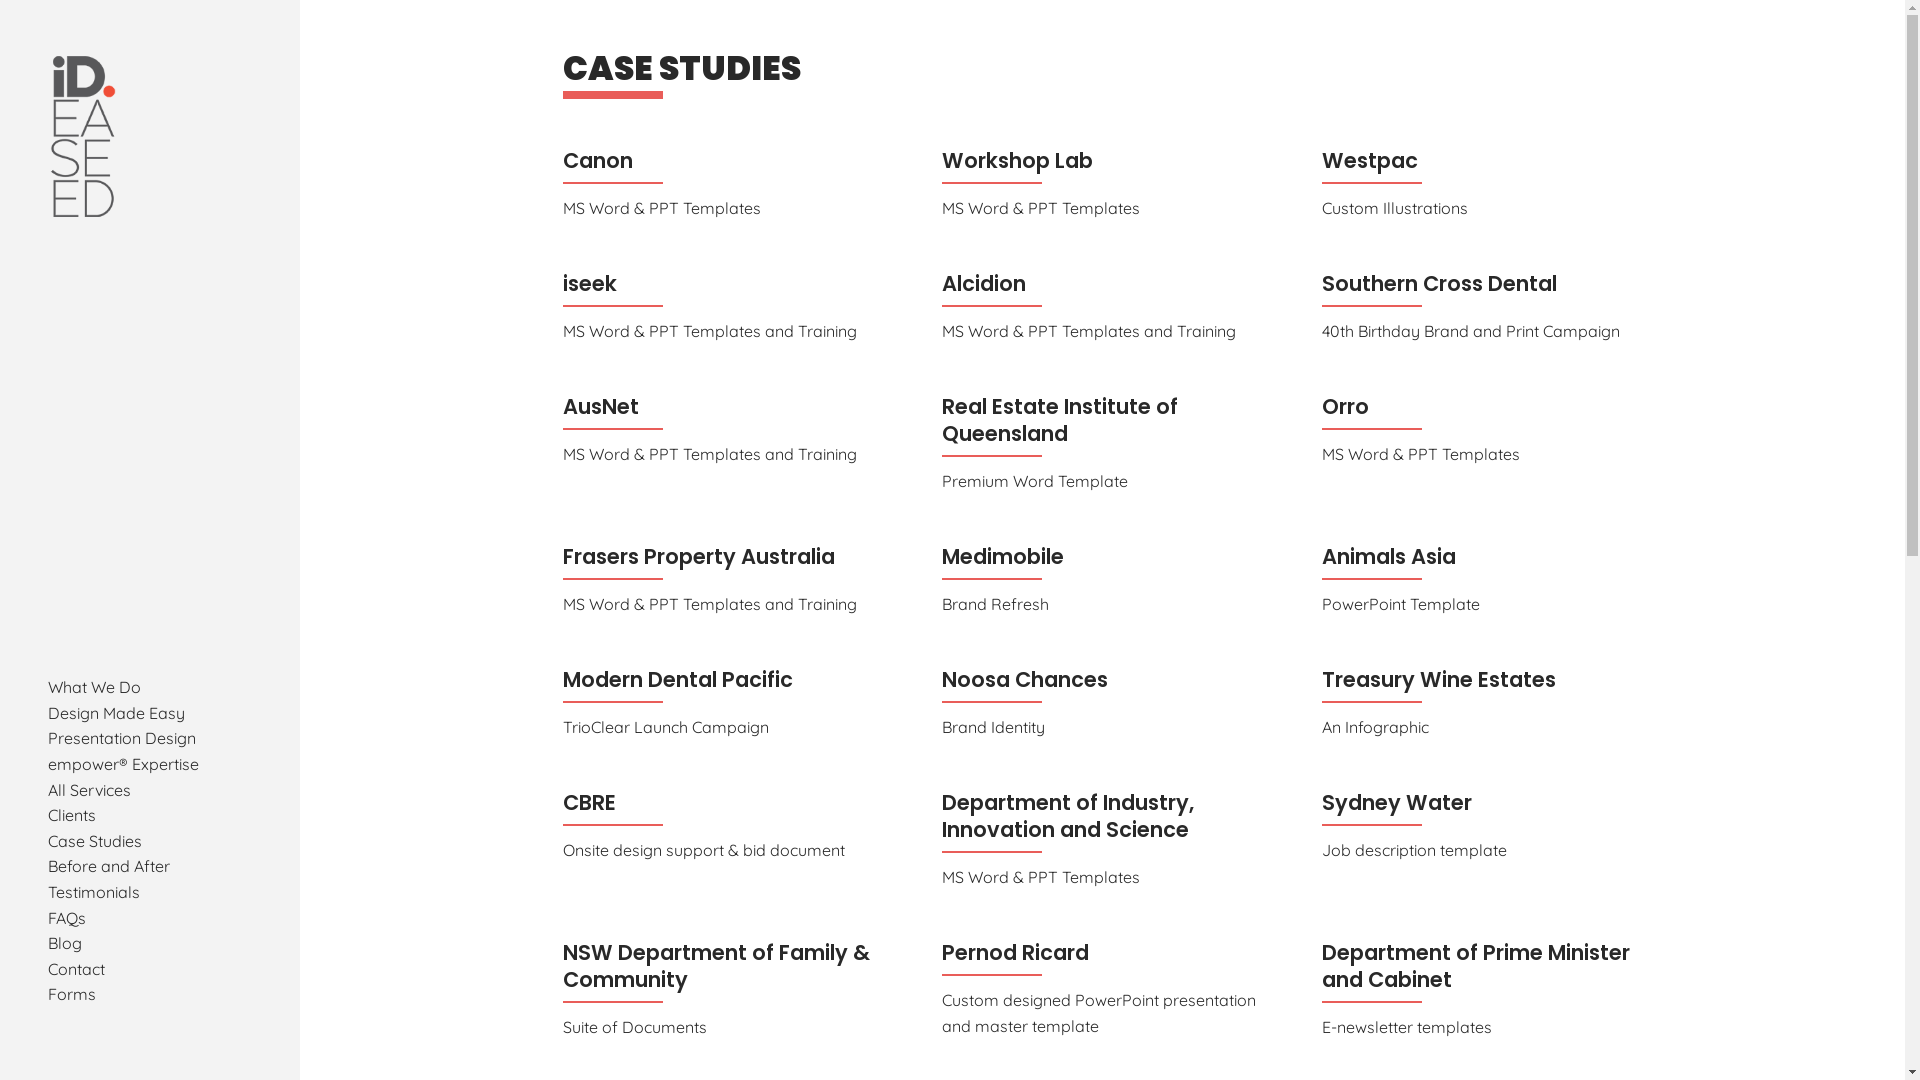 This screenshot has width=1920, height=1080. I want to click on 'Presentation Design', so click(120, 737).